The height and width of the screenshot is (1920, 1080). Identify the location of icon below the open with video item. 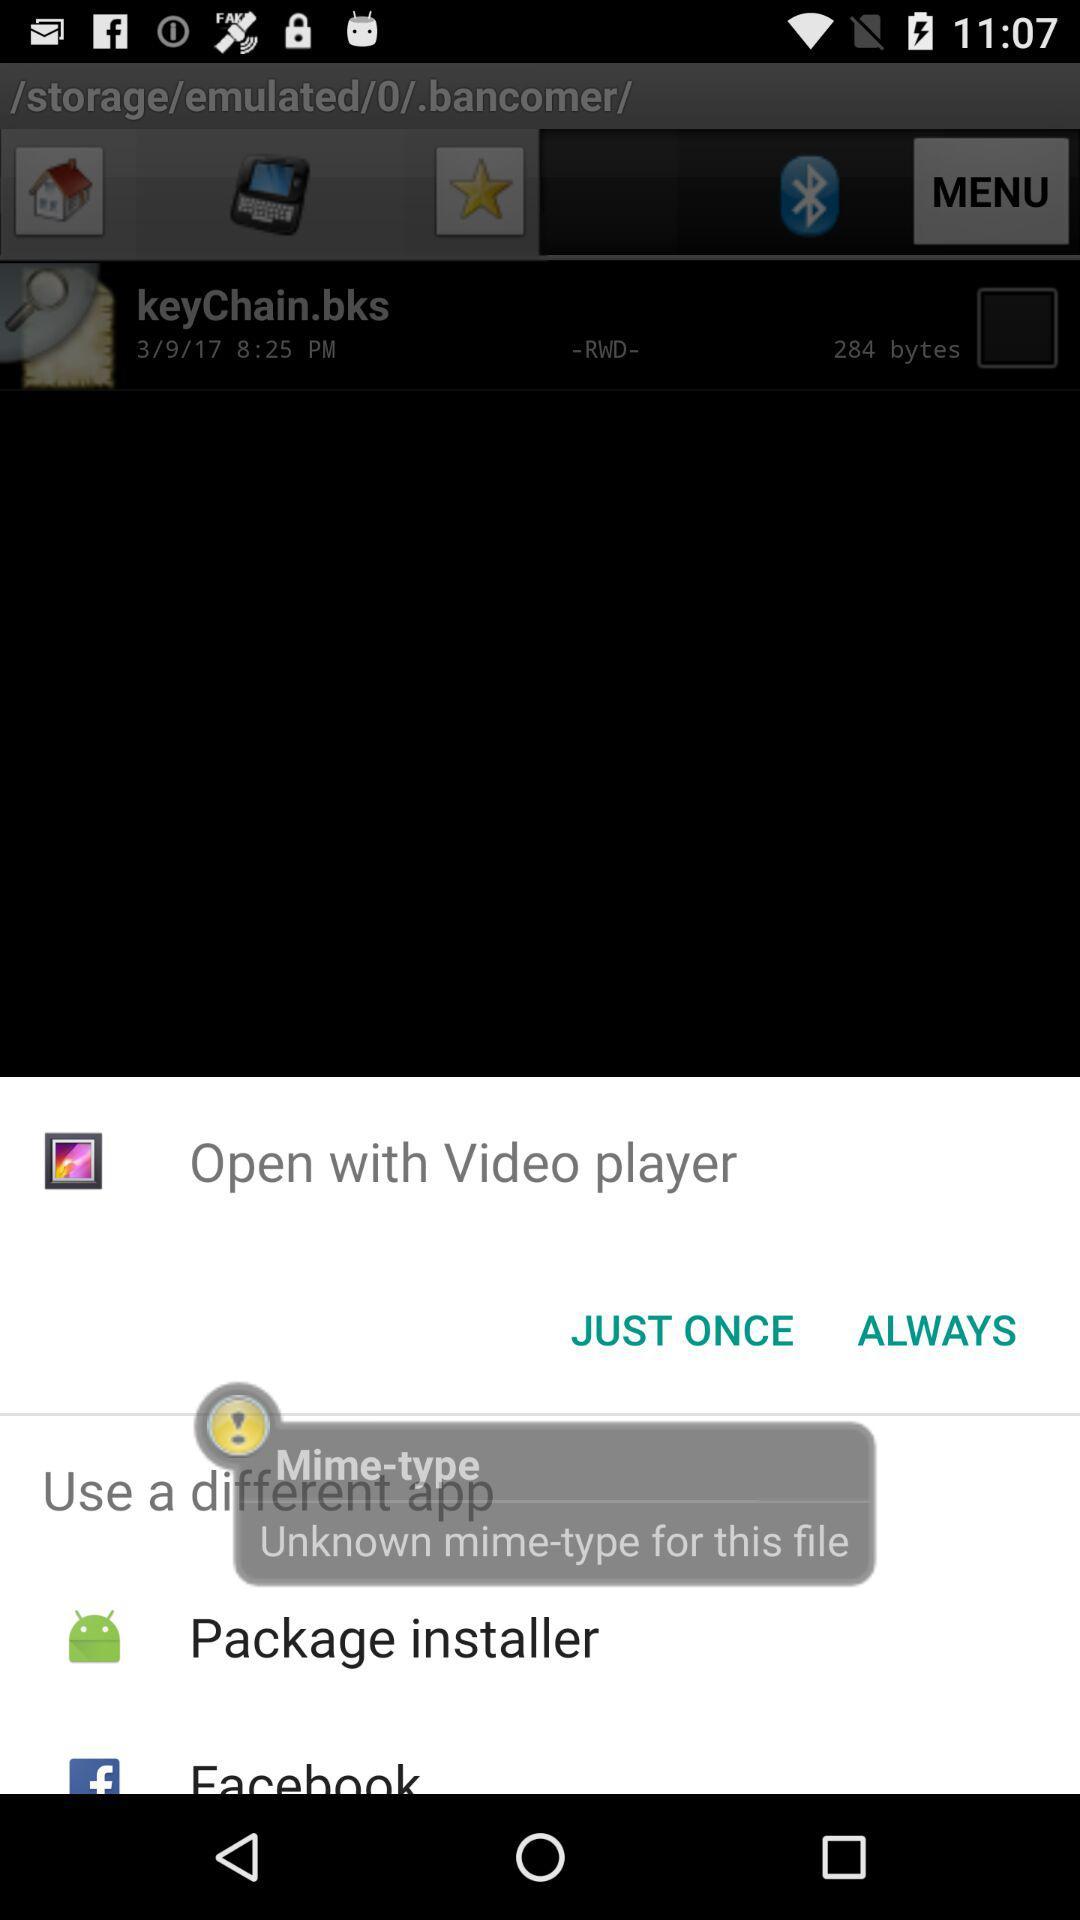
(937, 1329).